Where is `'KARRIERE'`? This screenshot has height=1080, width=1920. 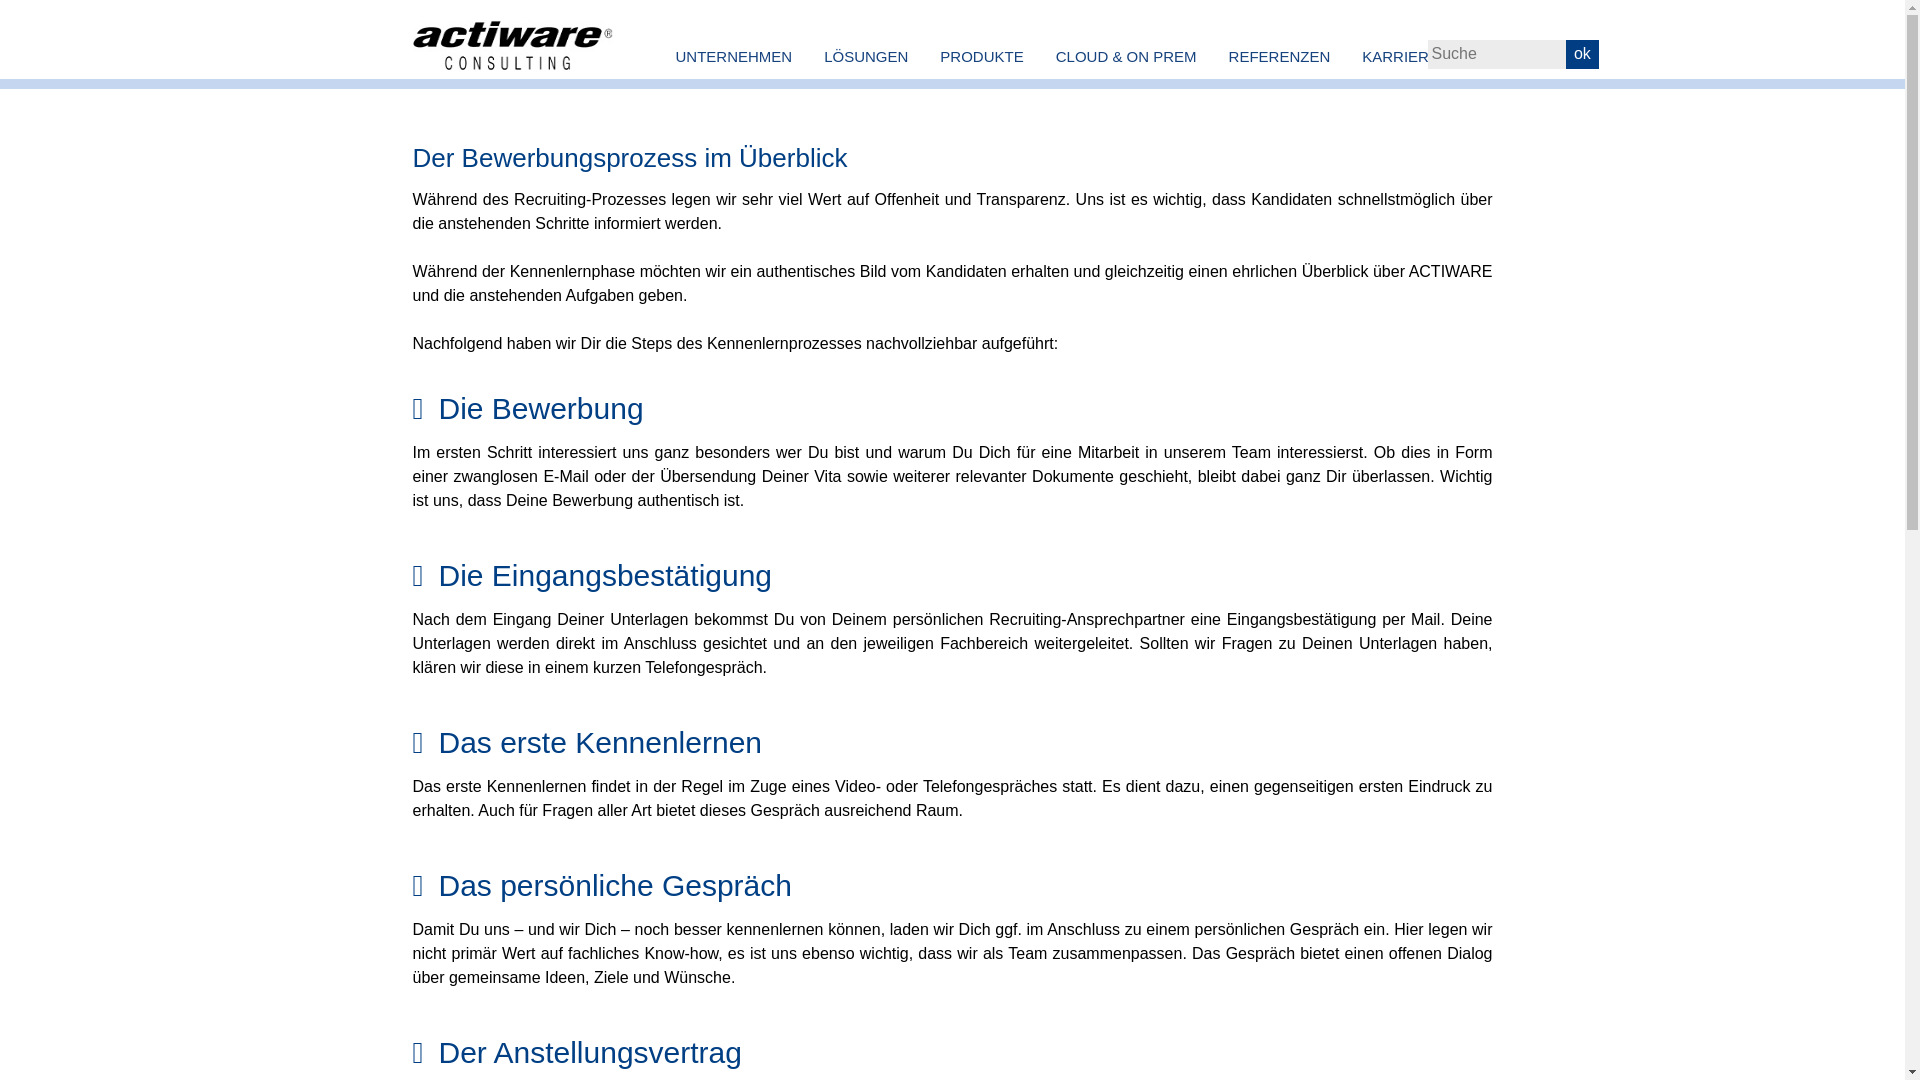
'KARRIERE' is located at coordinates (1345, 55).